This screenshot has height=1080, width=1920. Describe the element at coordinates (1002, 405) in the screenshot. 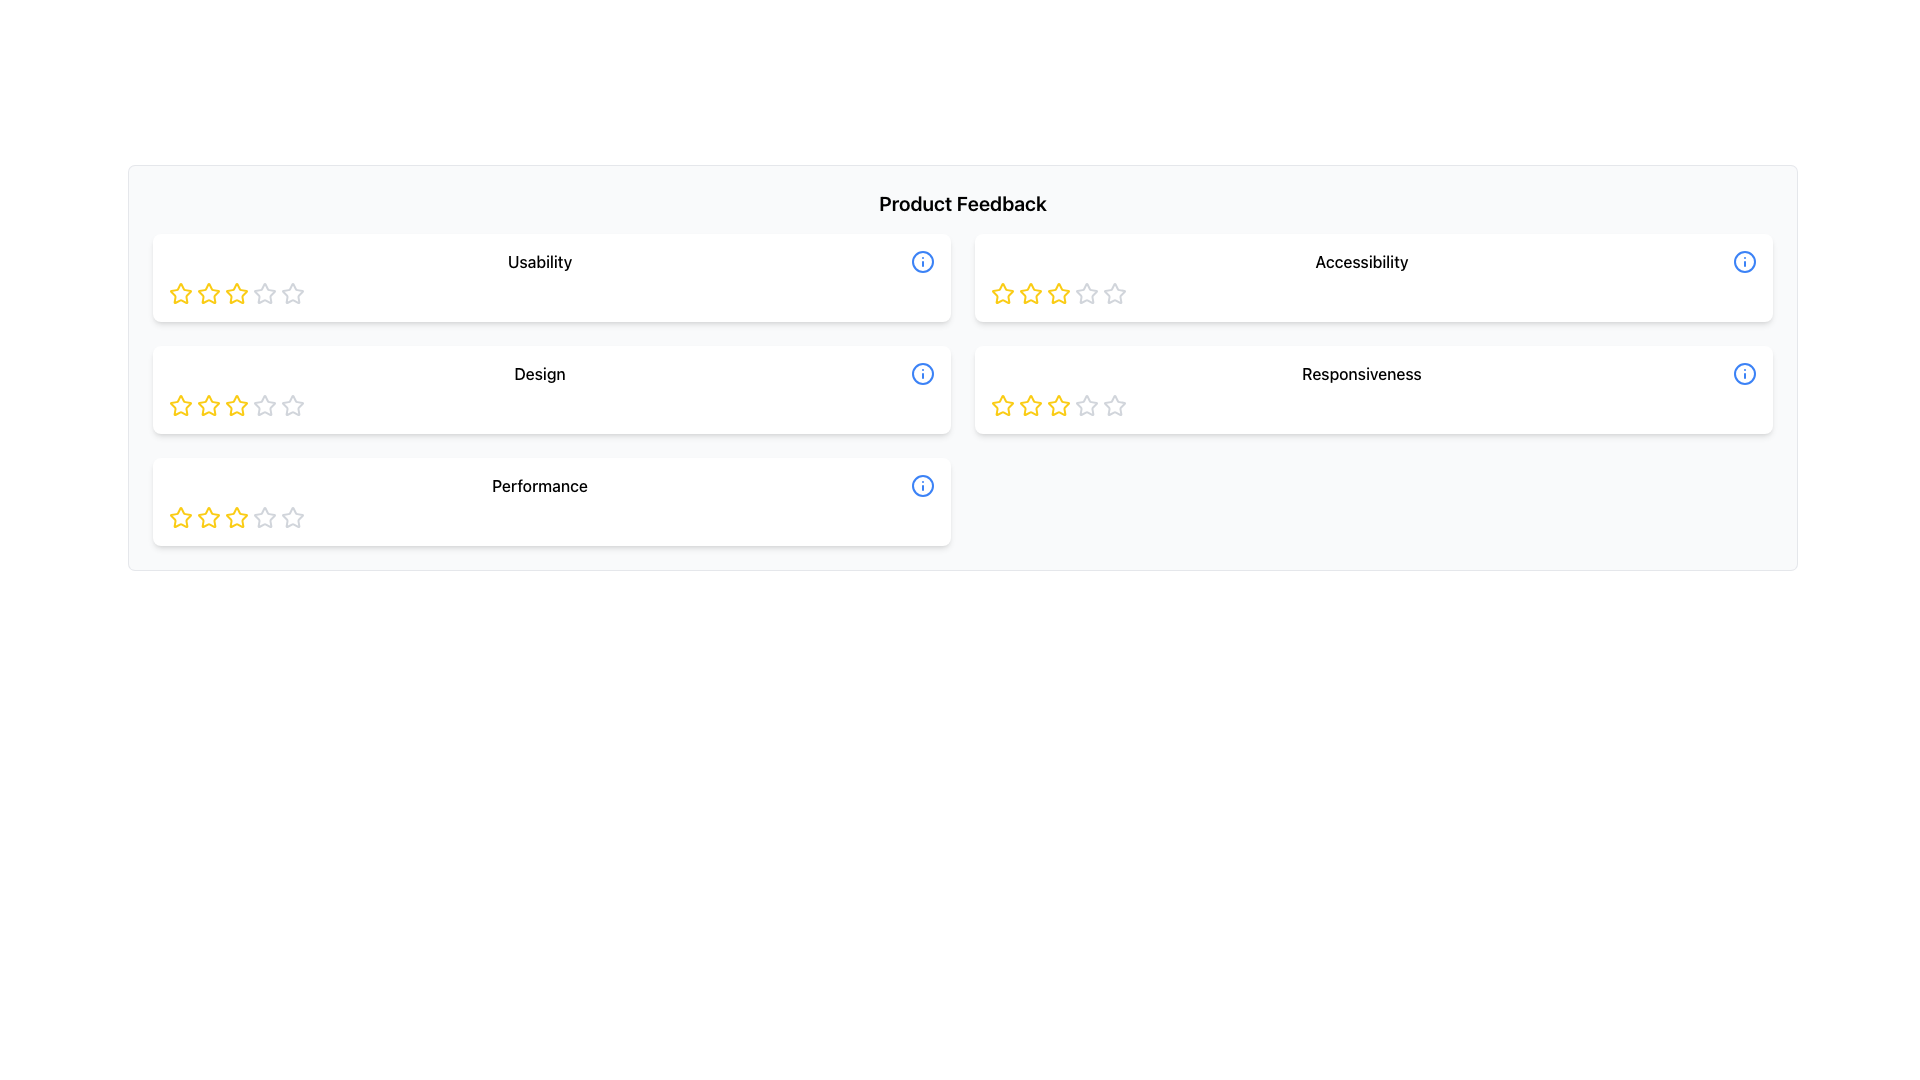

I see `the second star icon in the Responsiveness feedback section` at that location.